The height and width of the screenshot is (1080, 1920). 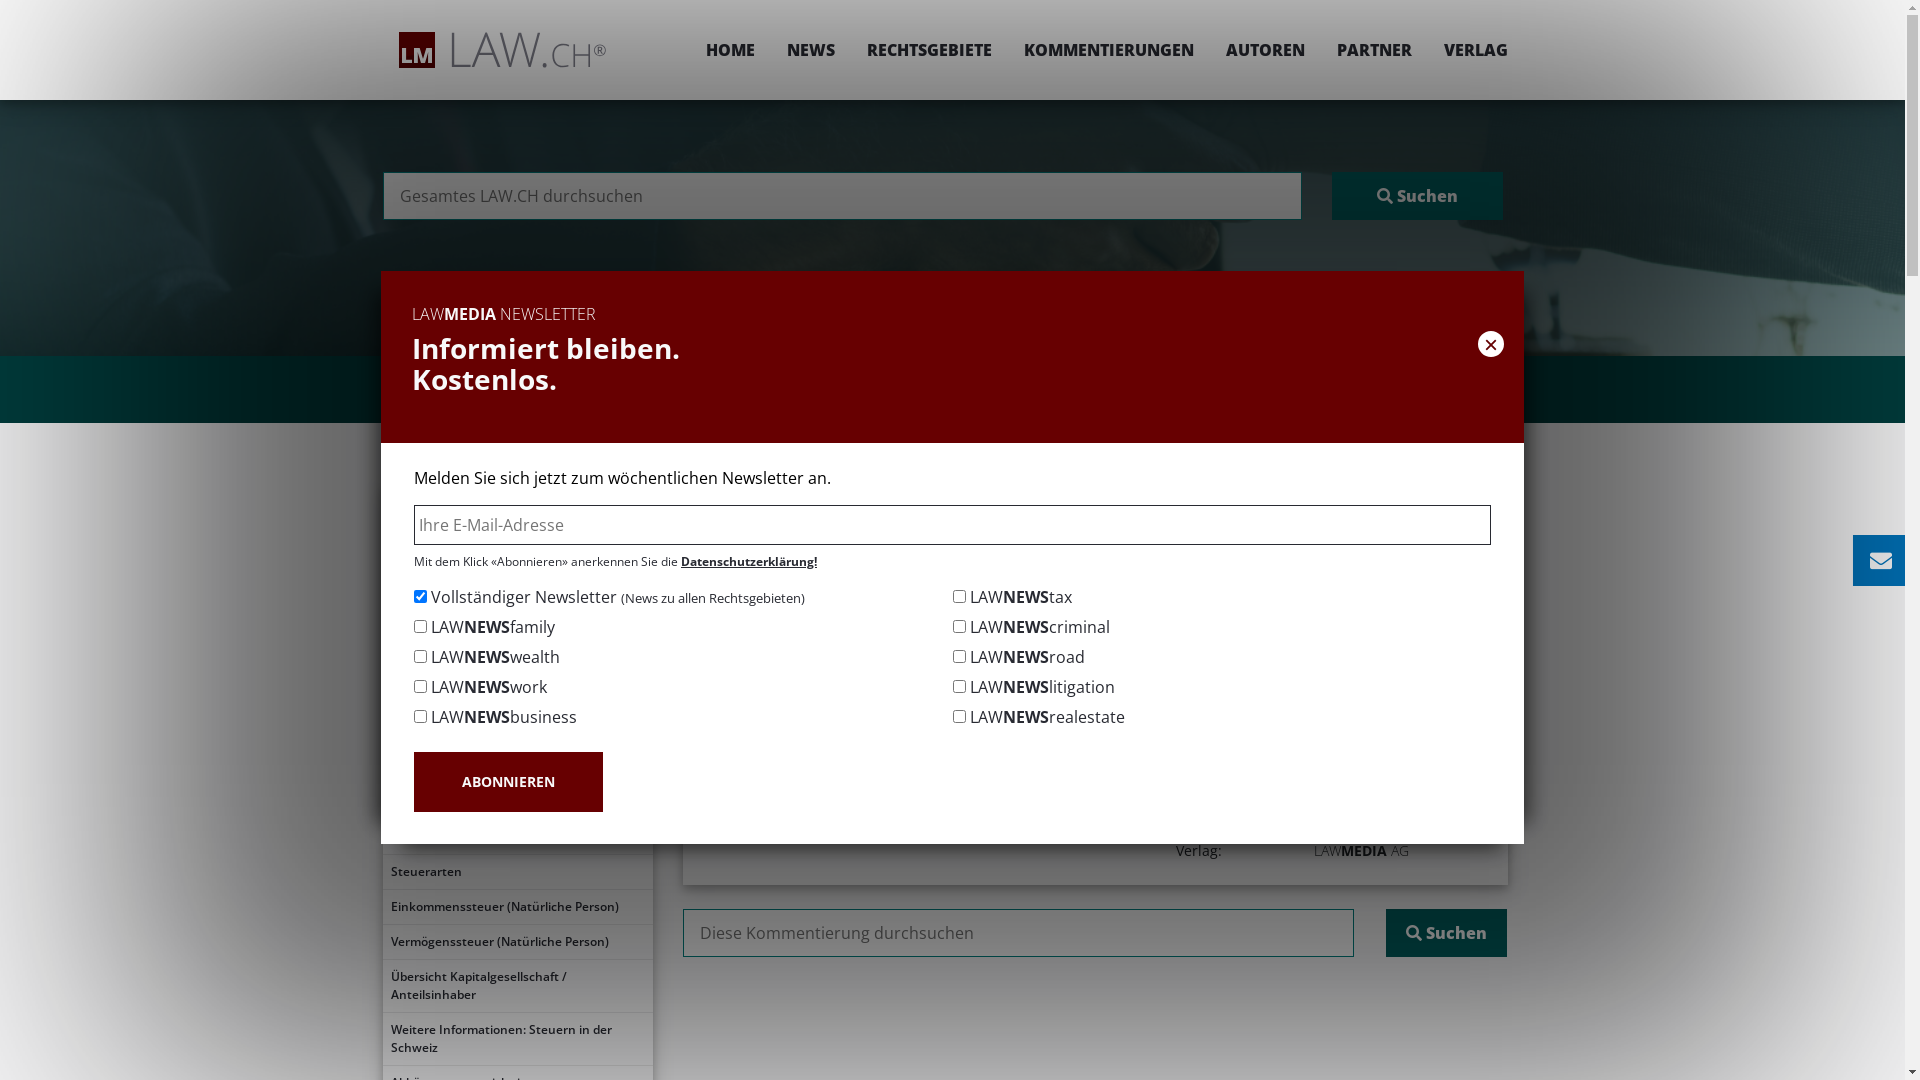 What do you see at coordinates (517, 732) in the screenshot?
I see `'Gesetzliche Grundlagen'` at bounding box center [517, 732].